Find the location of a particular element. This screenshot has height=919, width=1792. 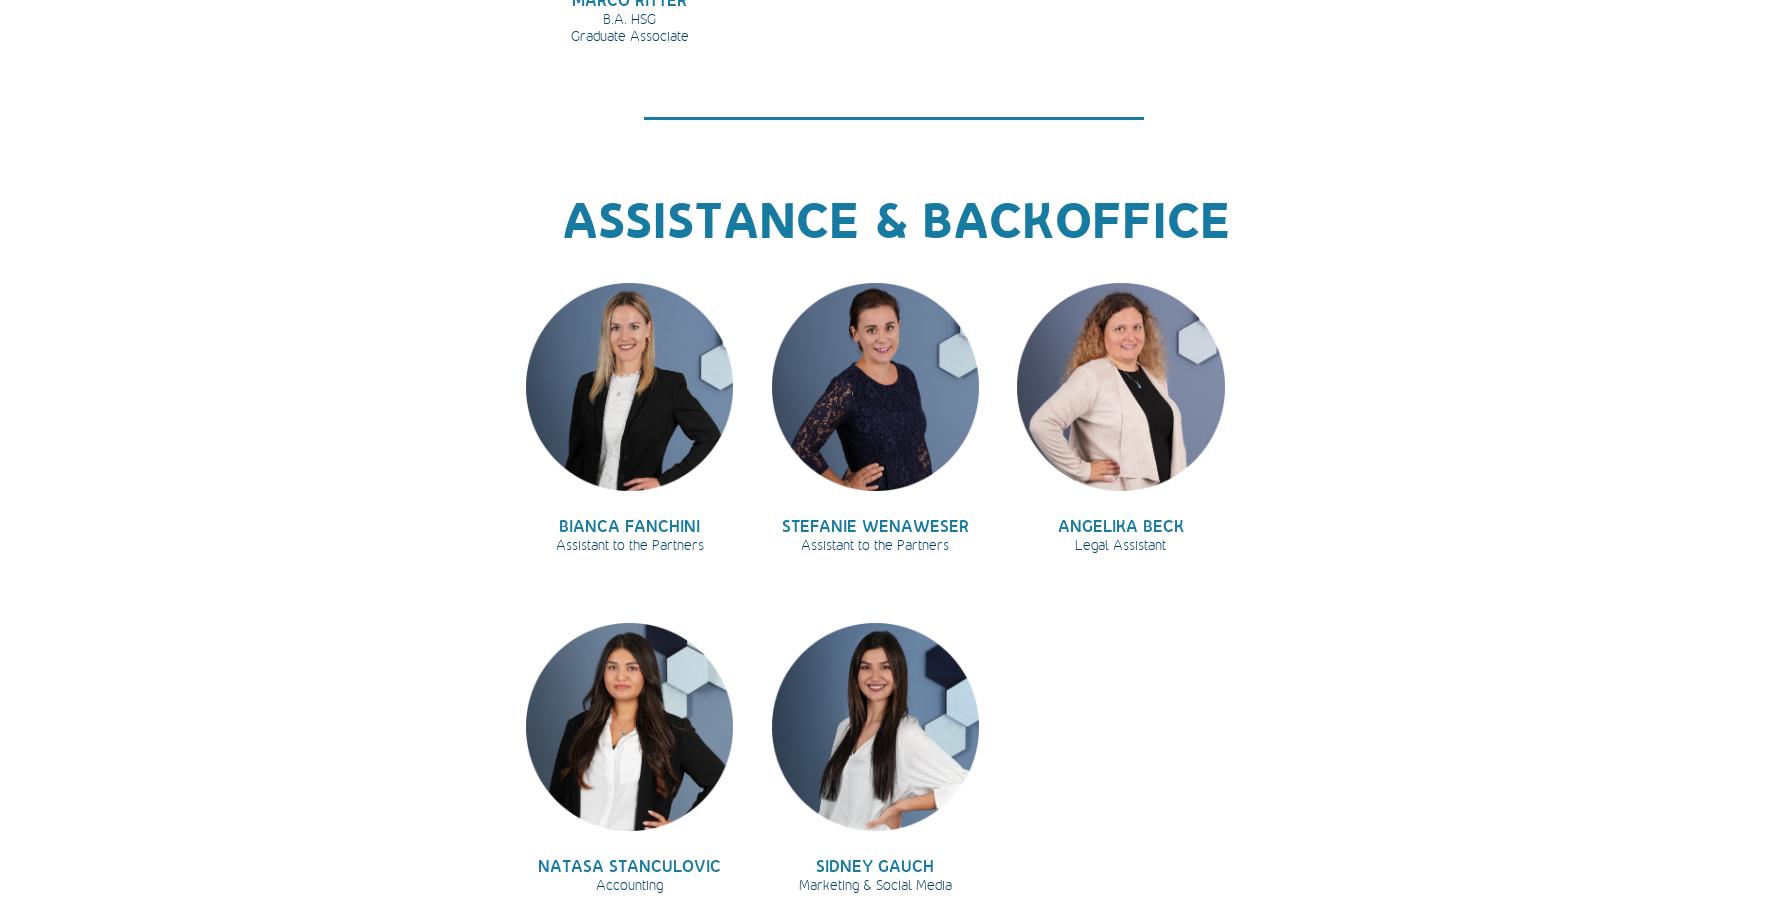

'BIANCA FANCHINI' is located at coordinates (629, 524).